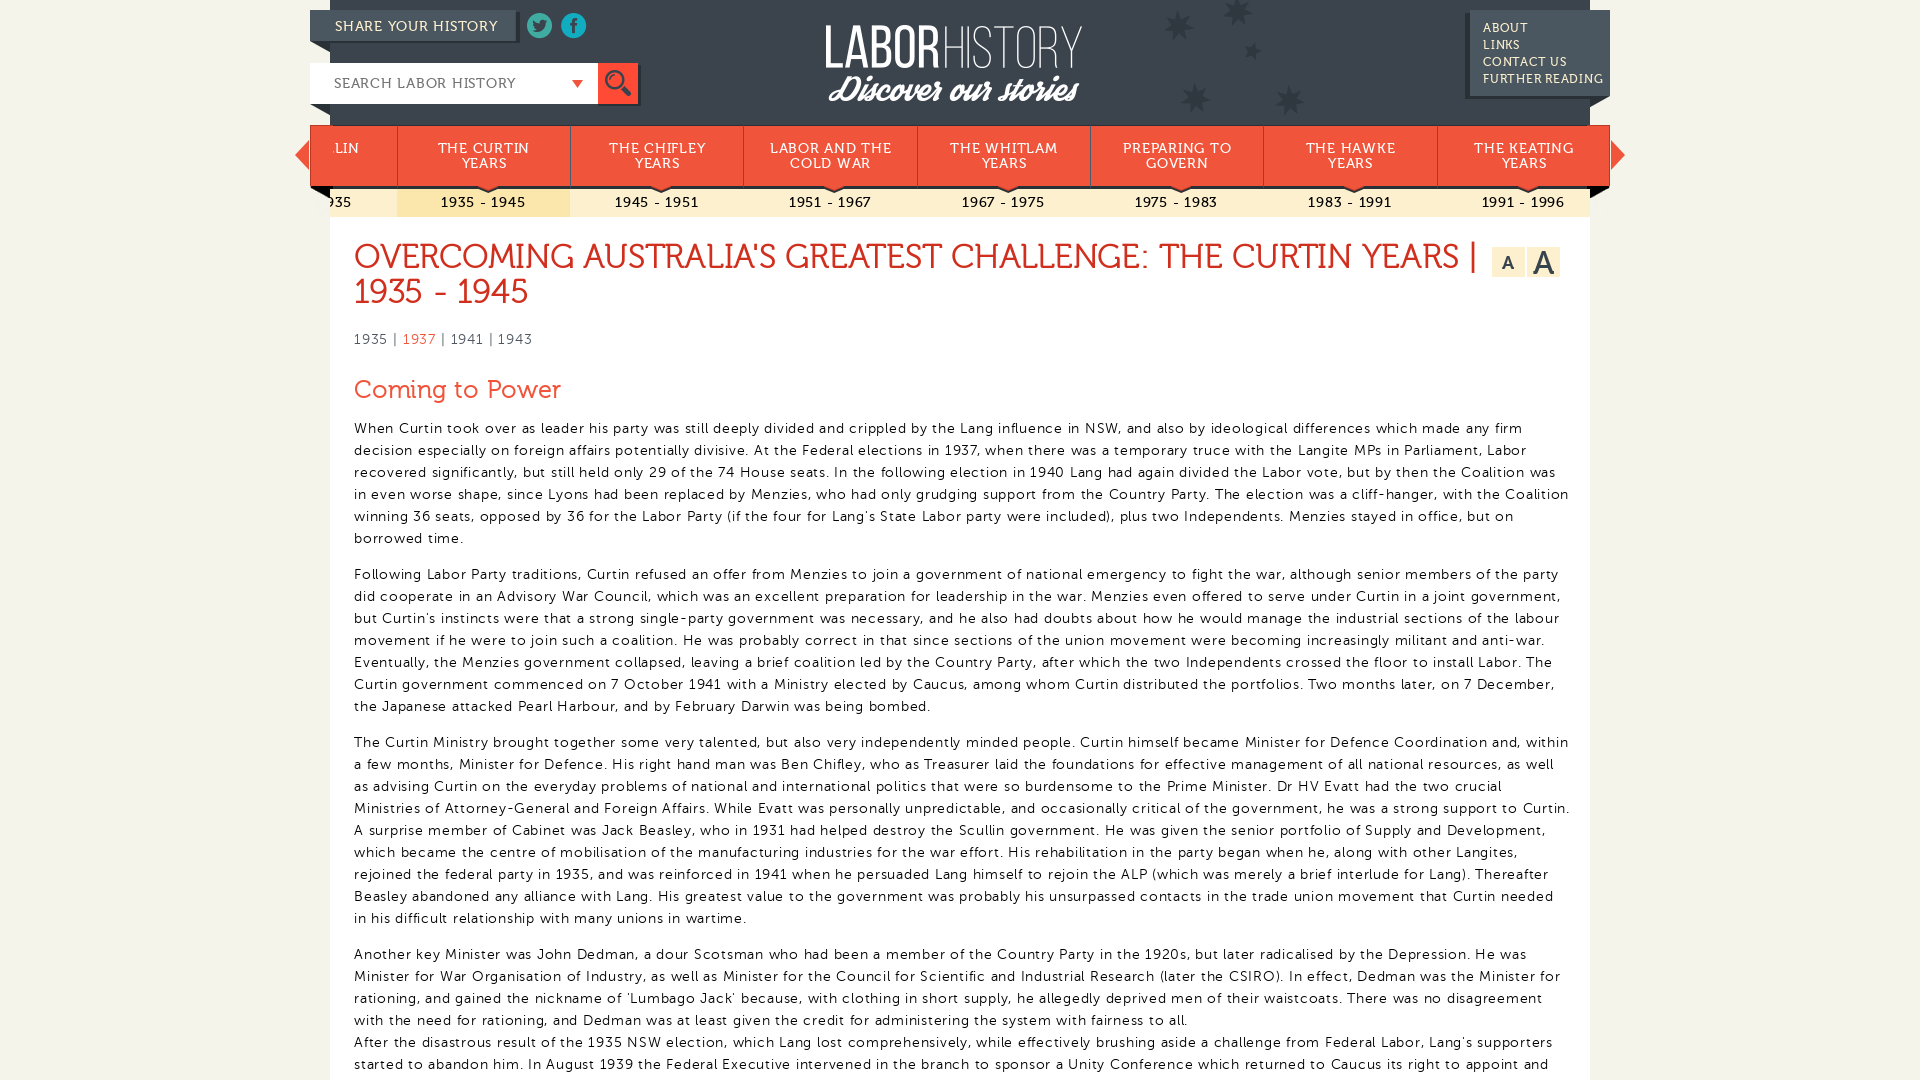 The height and width of the screenshot is (1080, 1920). Describe the element at coordinates (397, 156) in the screenshot. I see `'THE CURTIN YEARS'` at that location.